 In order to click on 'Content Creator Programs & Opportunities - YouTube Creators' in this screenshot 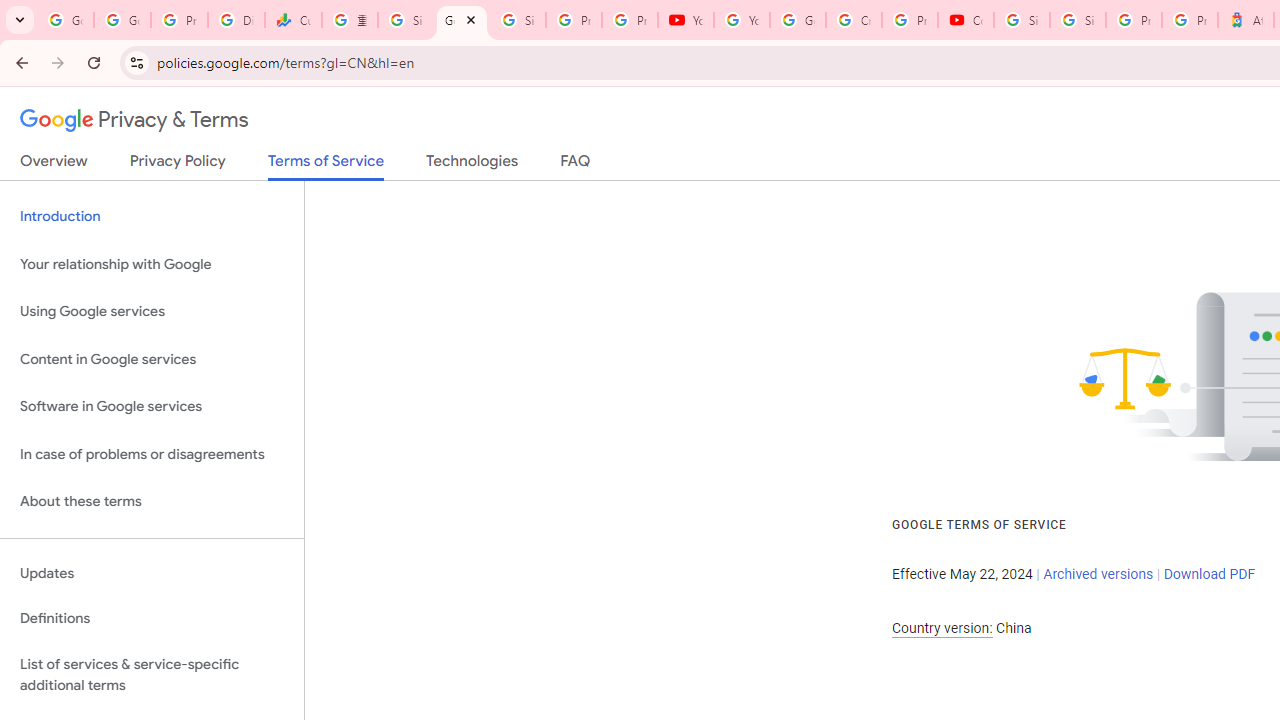, I will do `click(966, 20)`.